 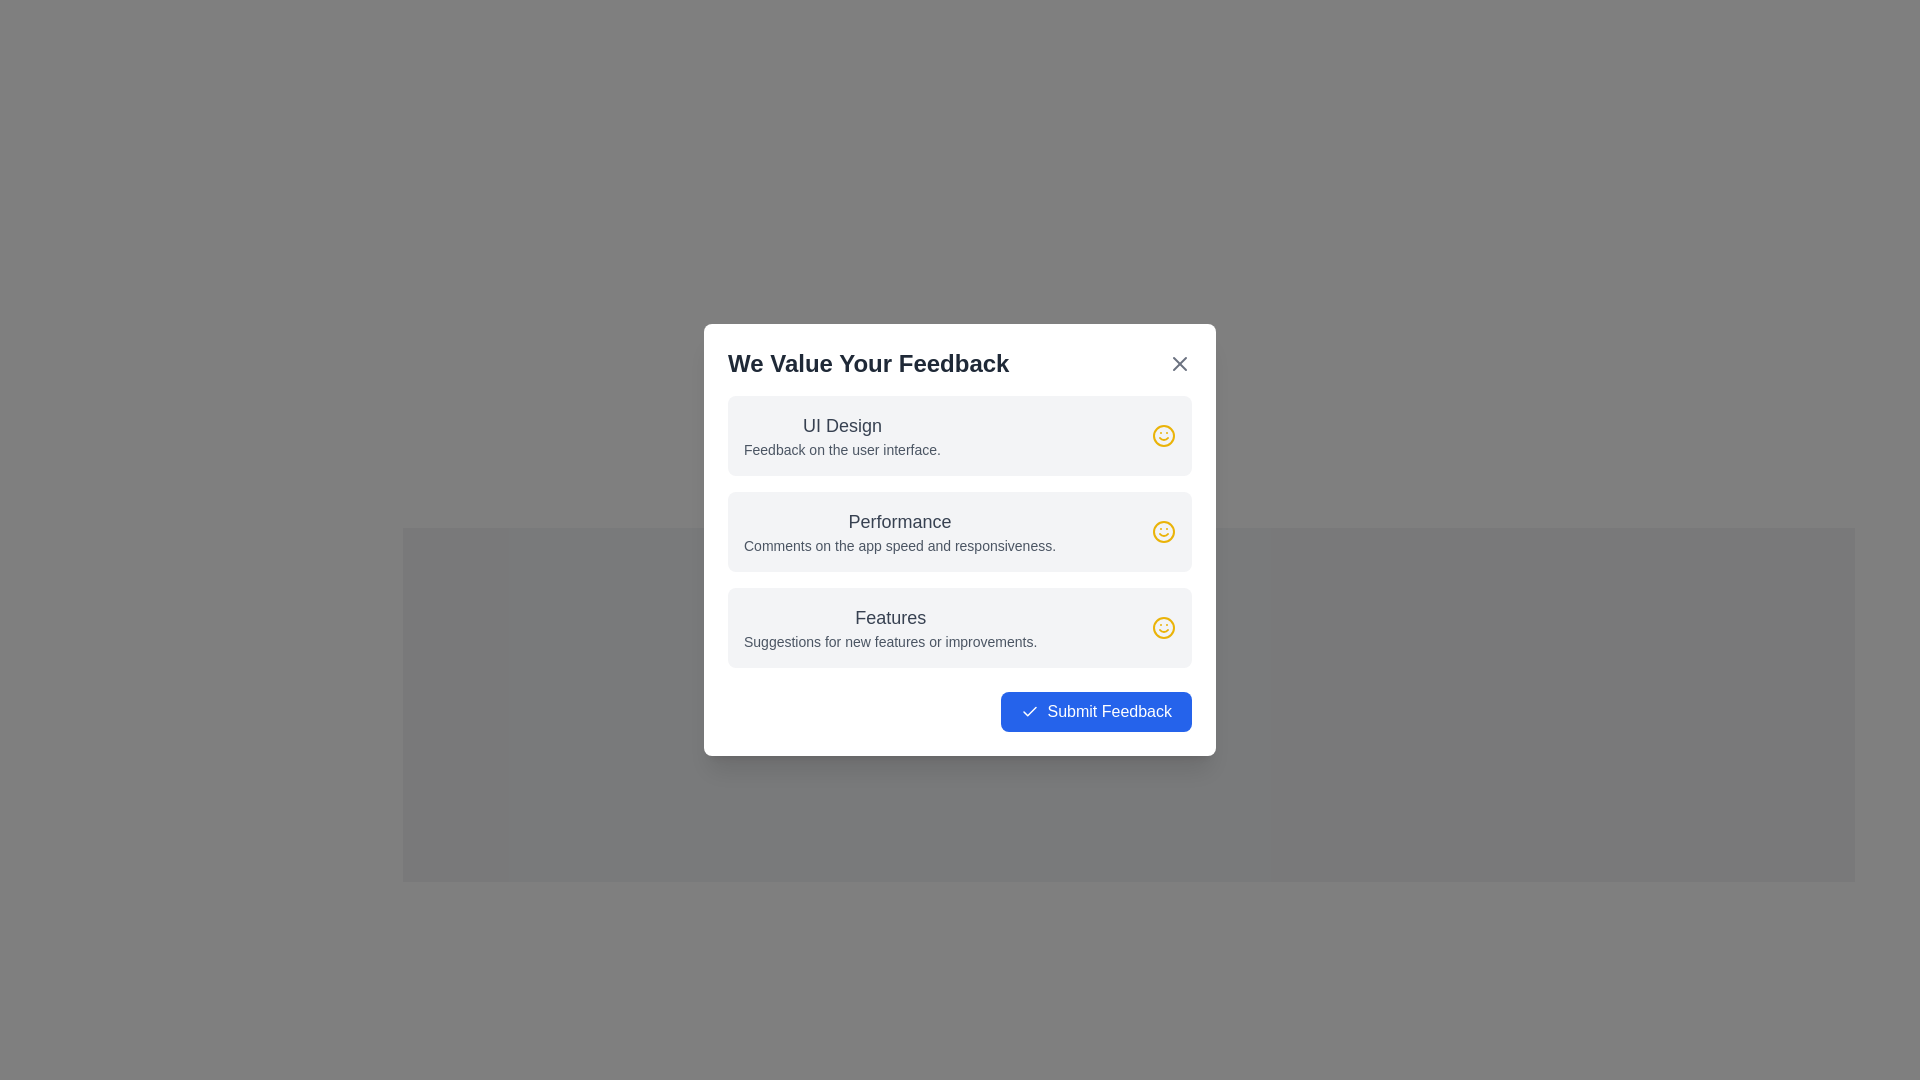 What do you see at coordinates (960, 363) in the screenshot?
I see `text from the header of the feedback dialog box to understand its purpose, which is located at the top section and spans horizontally across the dialog’s width` at bounding box center [960, 363].